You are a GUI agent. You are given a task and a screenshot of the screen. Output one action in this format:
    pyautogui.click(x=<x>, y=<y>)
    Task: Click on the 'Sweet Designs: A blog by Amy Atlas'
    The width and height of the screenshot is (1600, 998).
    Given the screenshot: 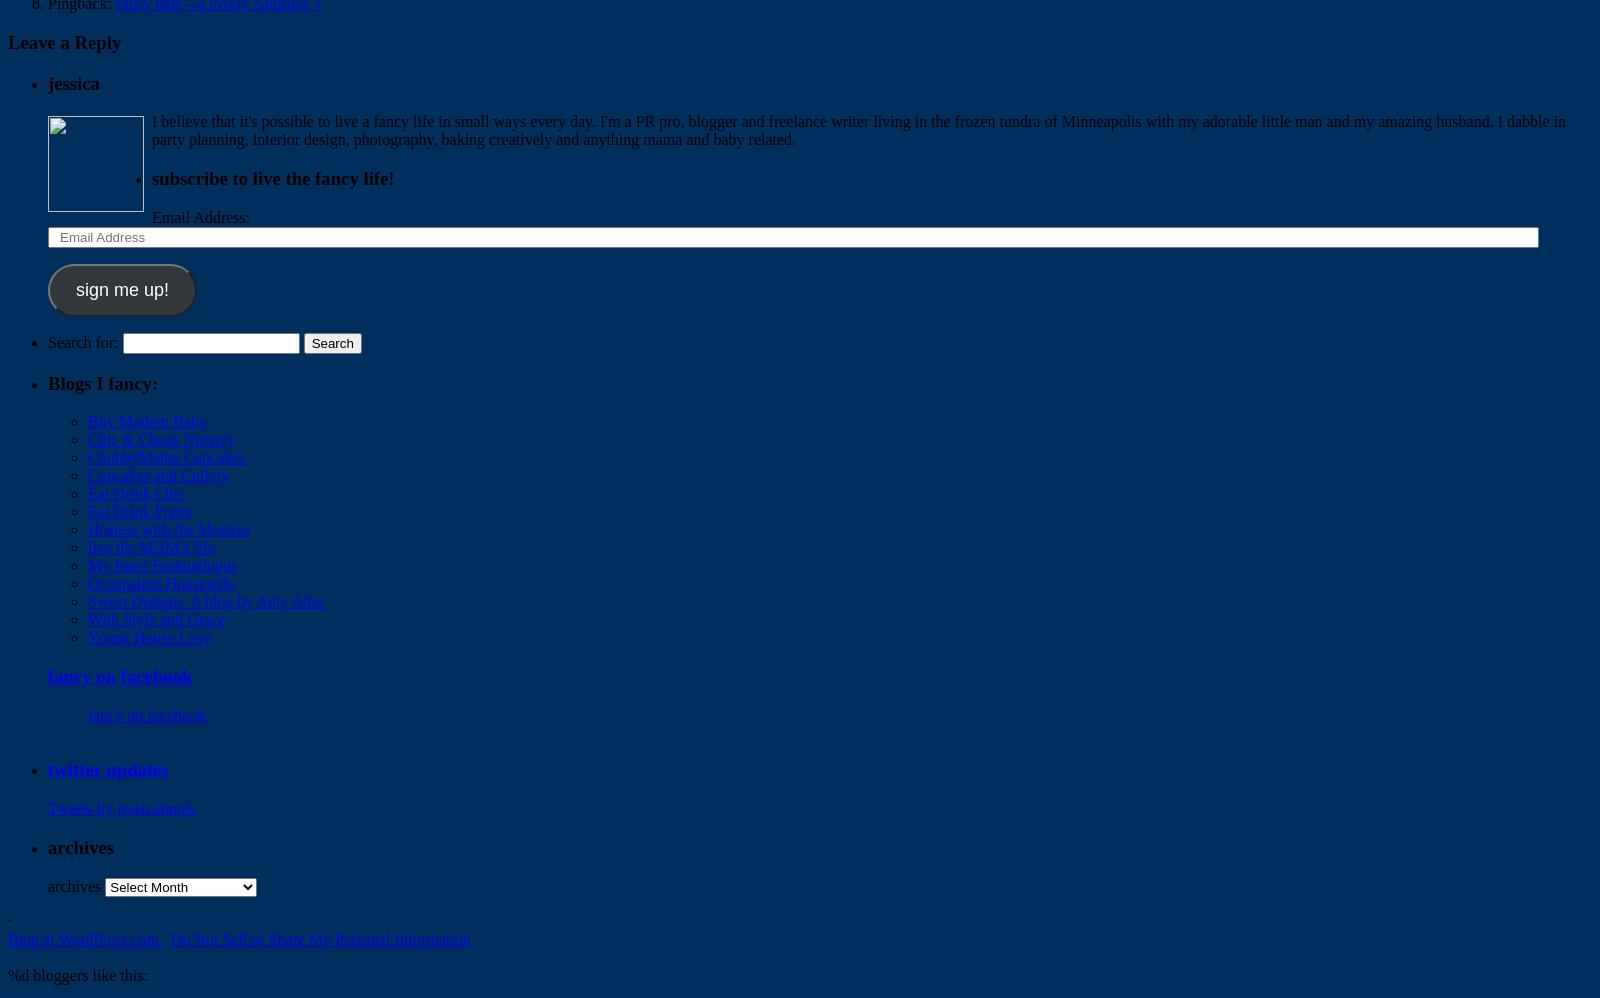 What is the action you would take?
    pyautogui.click(x=206, y=601)
    